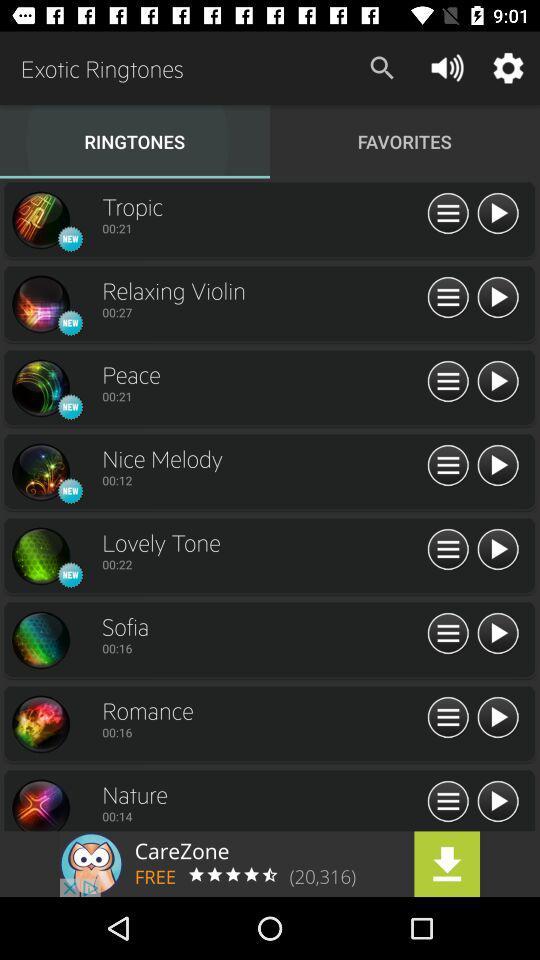 The image size is (540, 960). What do you see at coordinates (448, 633) in the screenshot?
I see `to playlist` at bounding box center [448, 633].